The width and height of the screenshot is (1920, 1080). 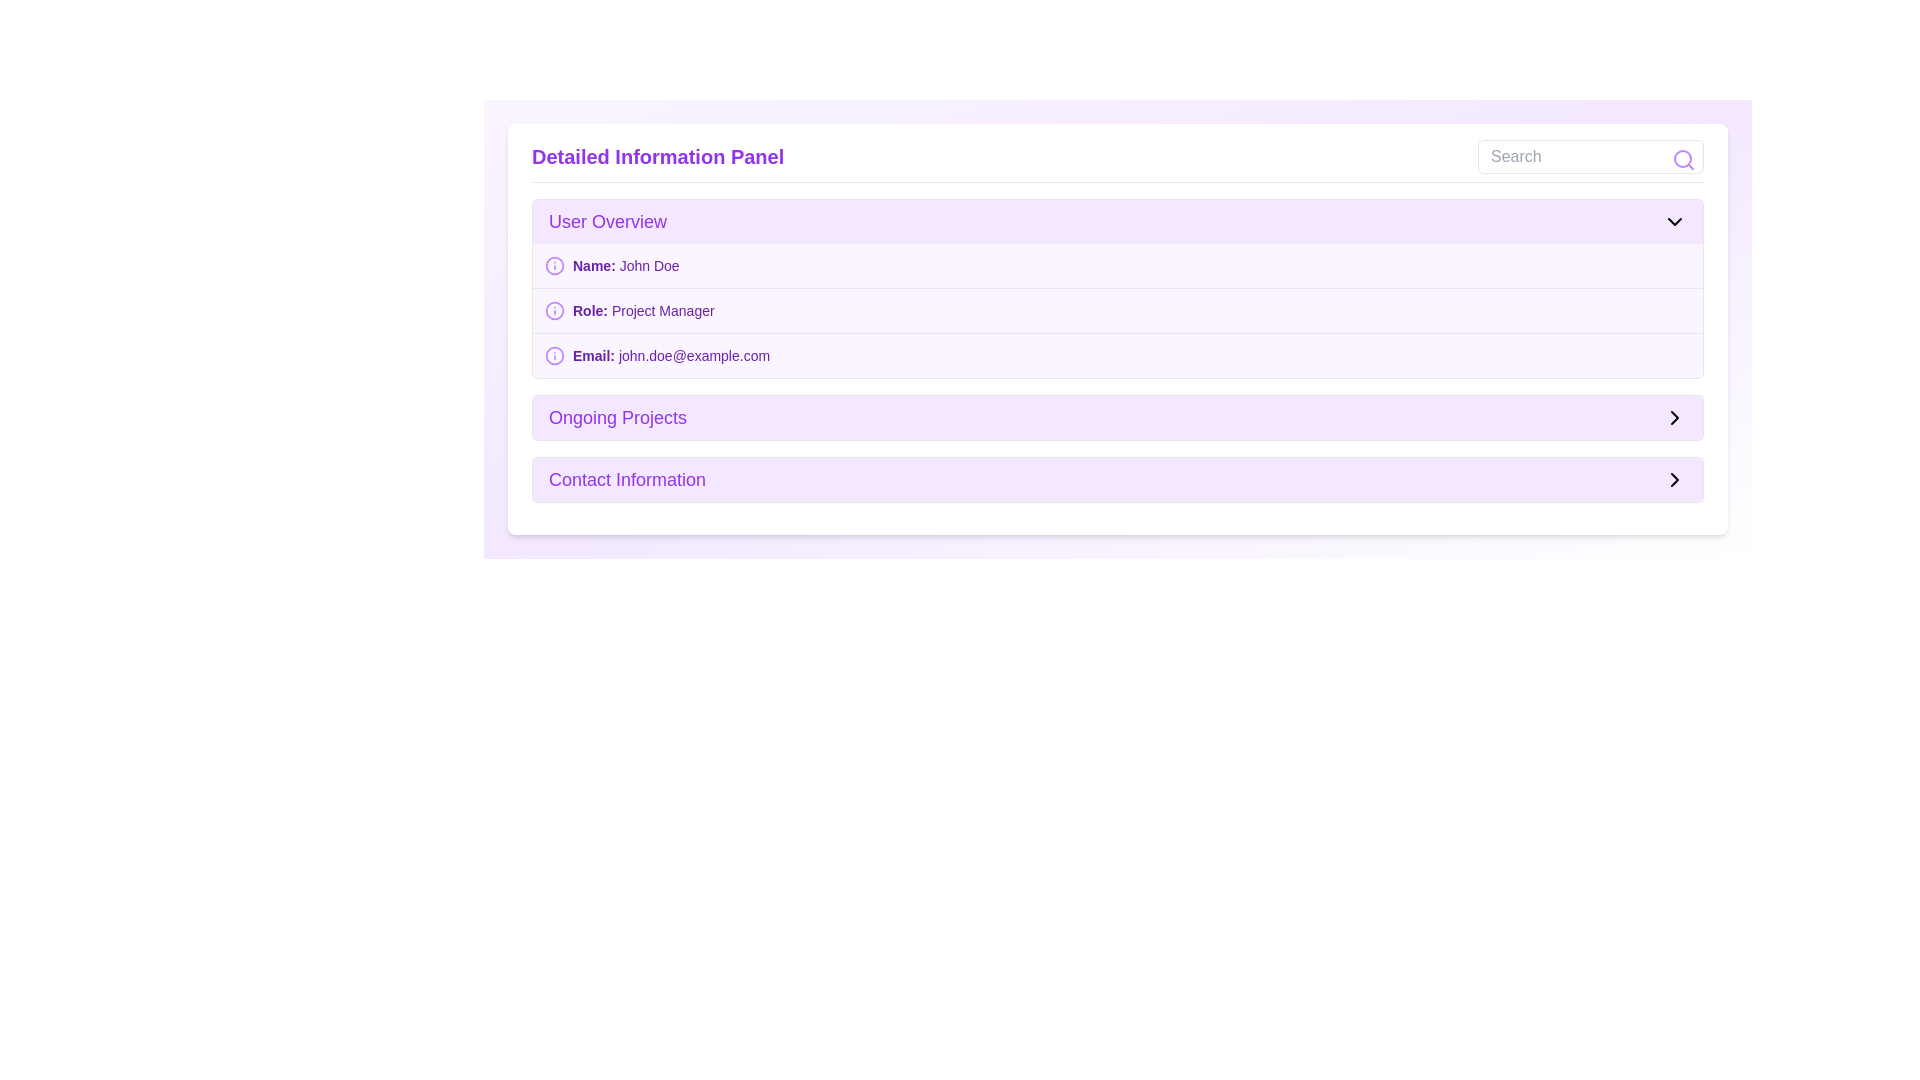 I want to click on the rightward-pointing chevron arrow icon, so click(x=1675, y=416).